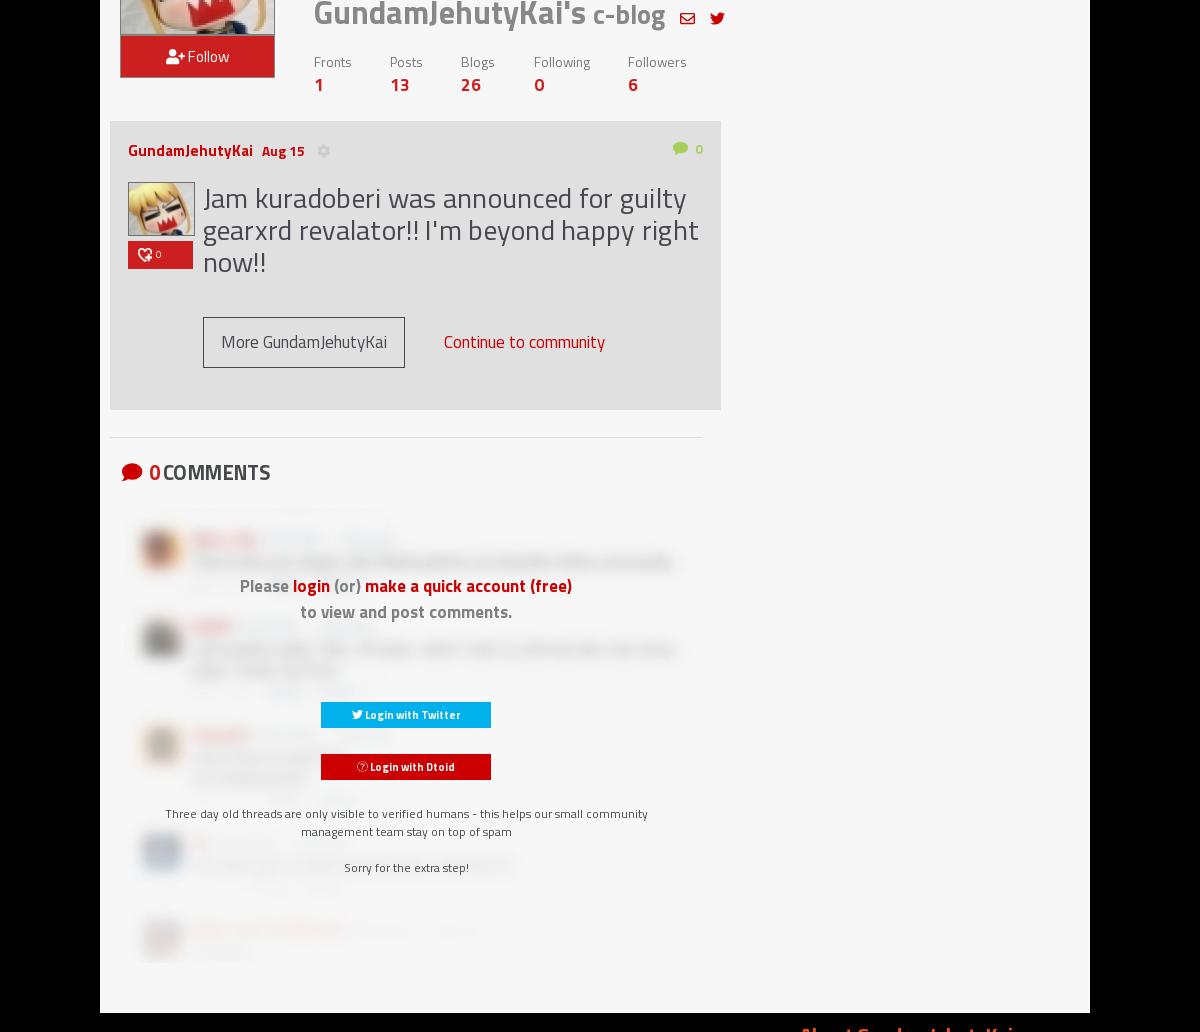 The height and width of the screenshot is (1032, 1200). Describe the element at coordinates (265, 585) in the screenshot. I see `'Please'` at that location.